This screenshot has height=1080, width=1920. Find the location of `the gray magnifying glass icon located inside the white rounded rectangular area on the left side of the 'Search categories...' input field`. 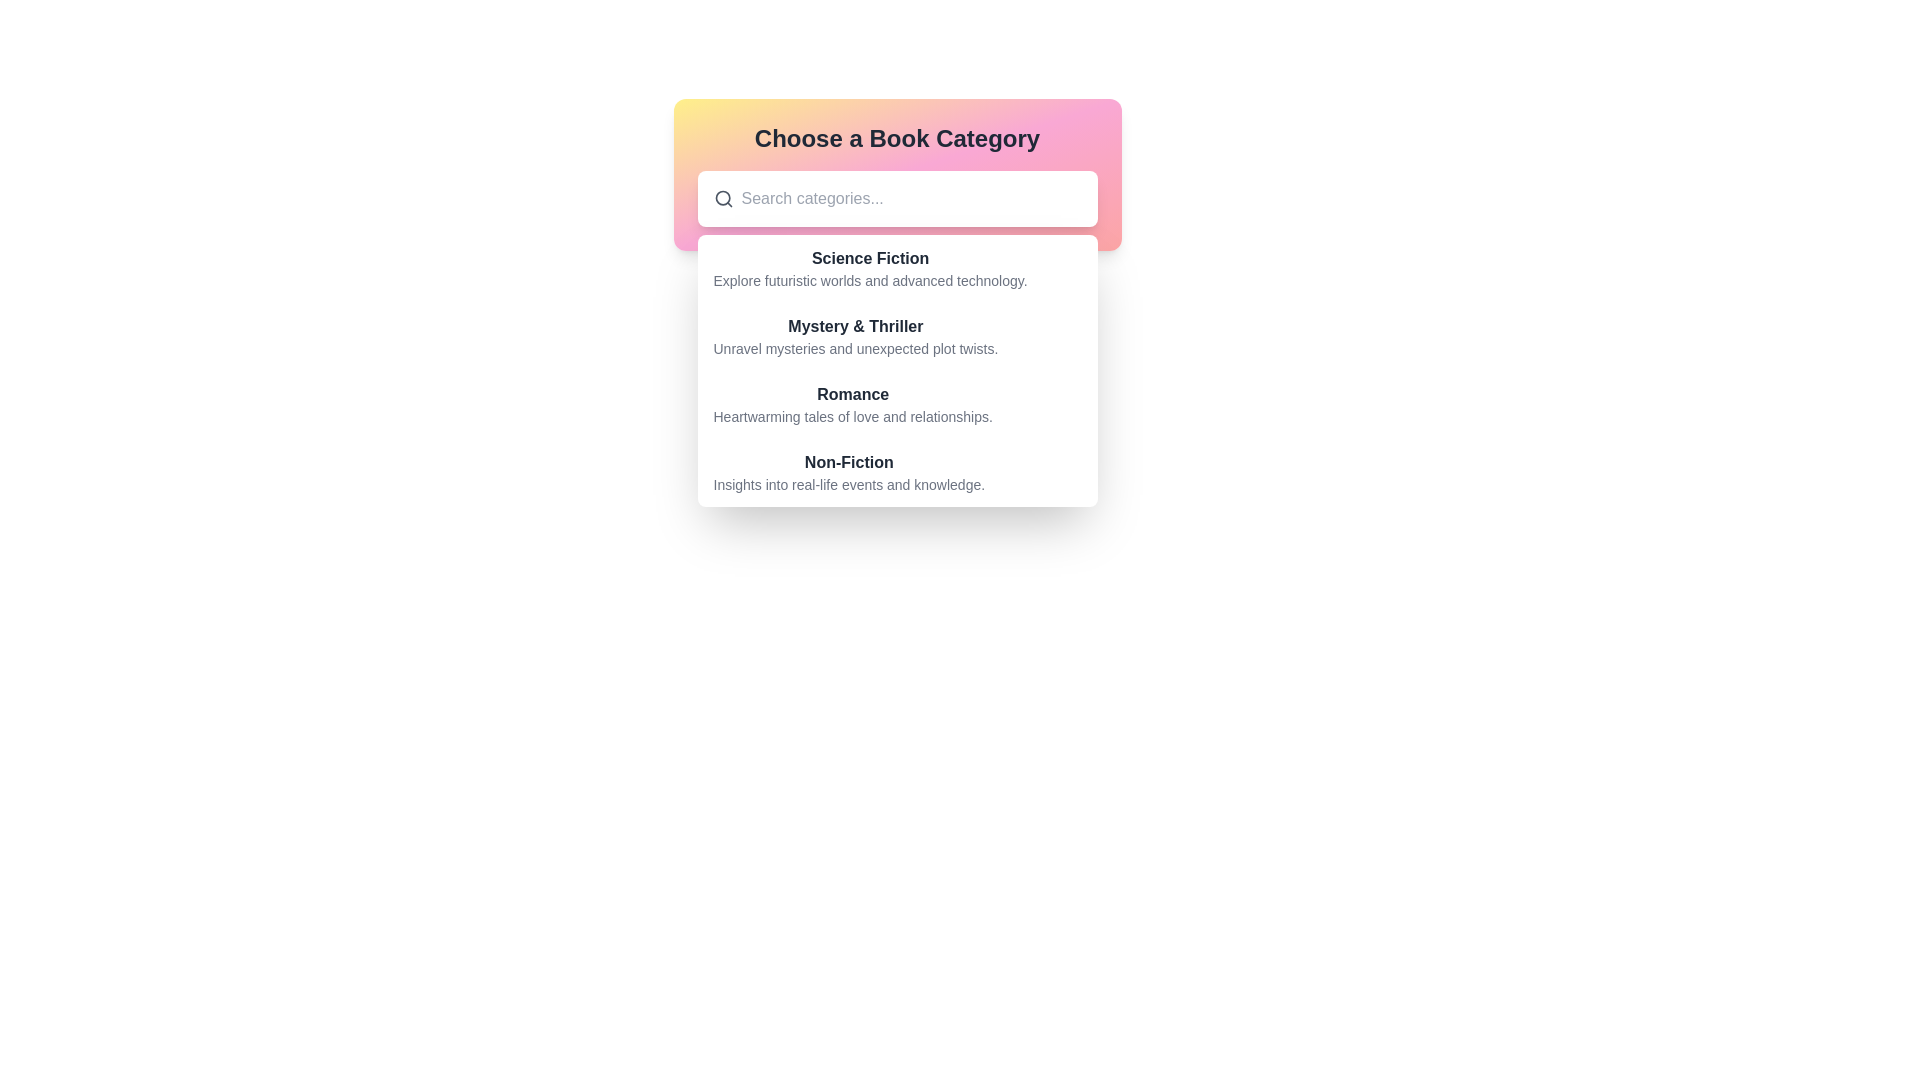

the gray magnifying glass icon located inside the white rounded rectangular area on the left side of the 'Search categories...' input field is located at coordinates (722, 199).